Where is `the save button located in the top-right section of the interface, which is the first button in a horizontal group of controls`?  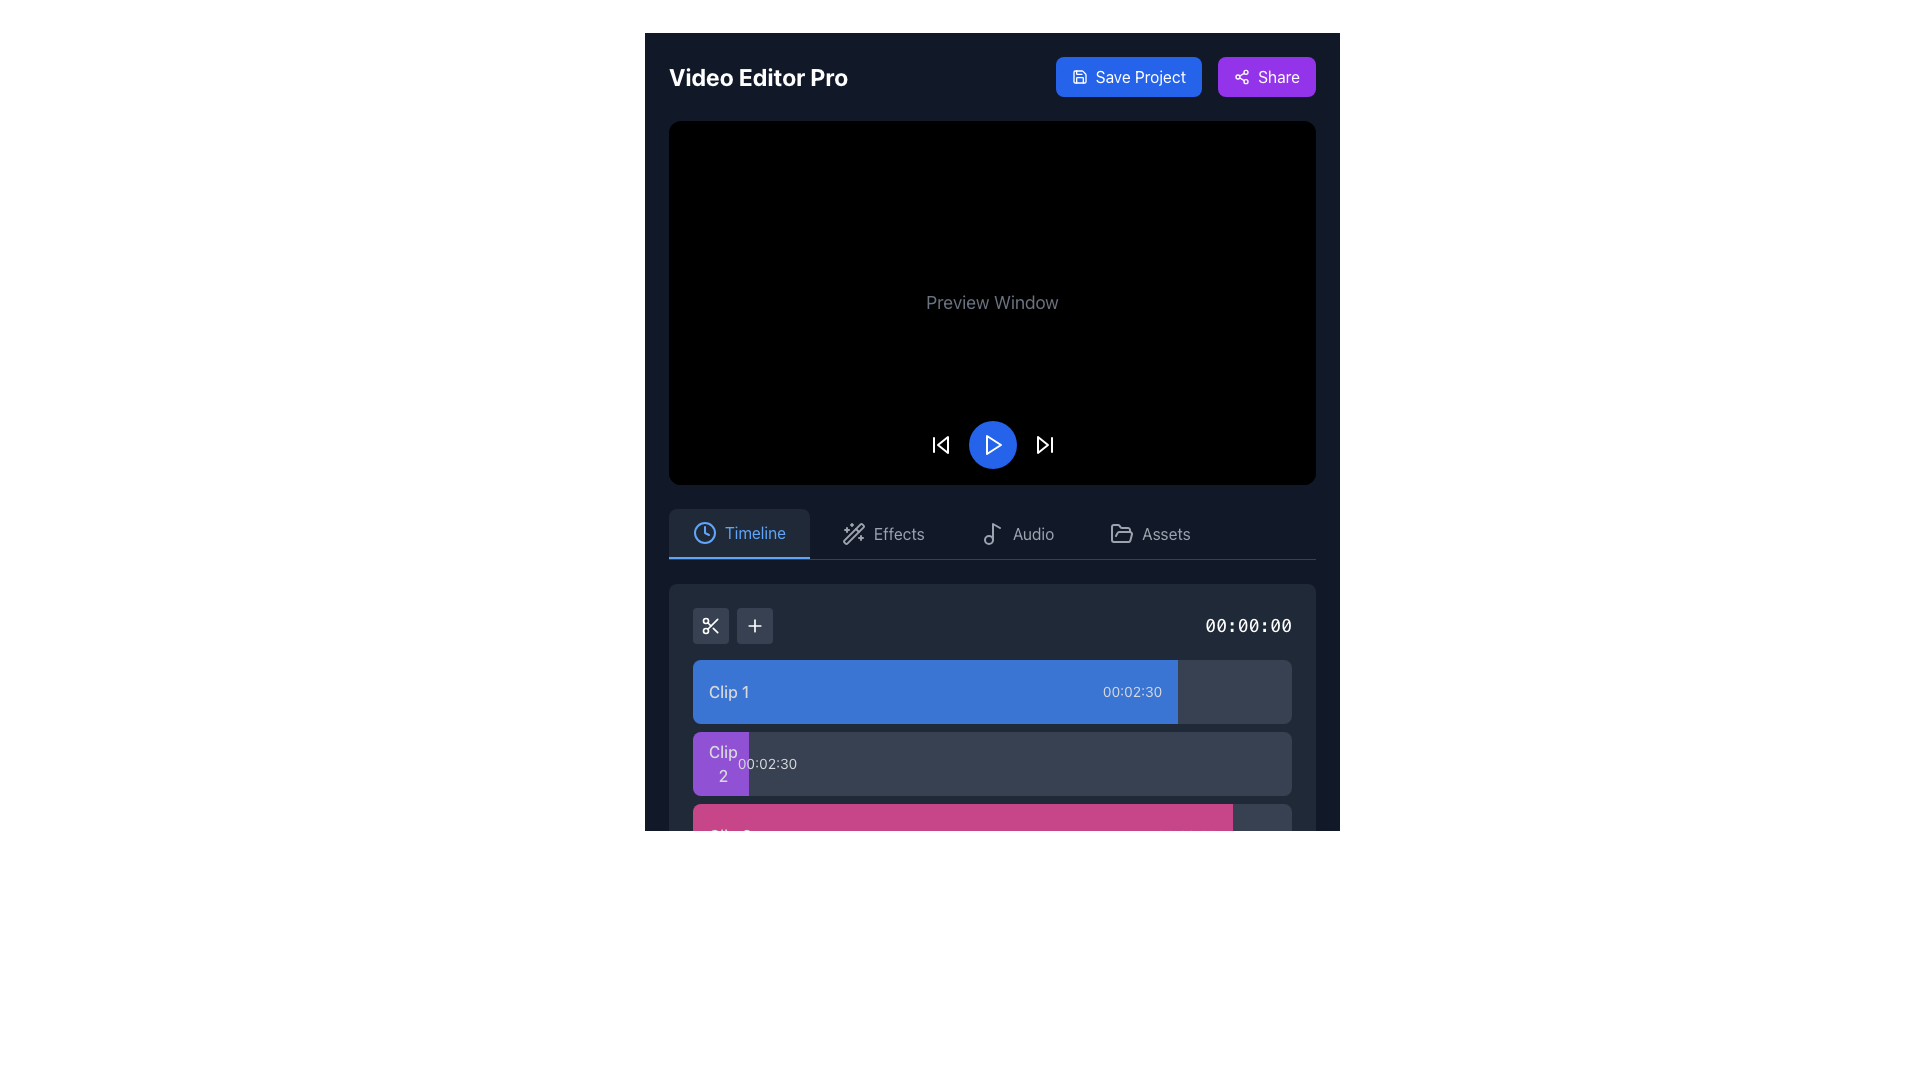
the save button located in the top-right section of the interface, which is the first button in a horizontal group of controls is located at coordinates (1128, 76).